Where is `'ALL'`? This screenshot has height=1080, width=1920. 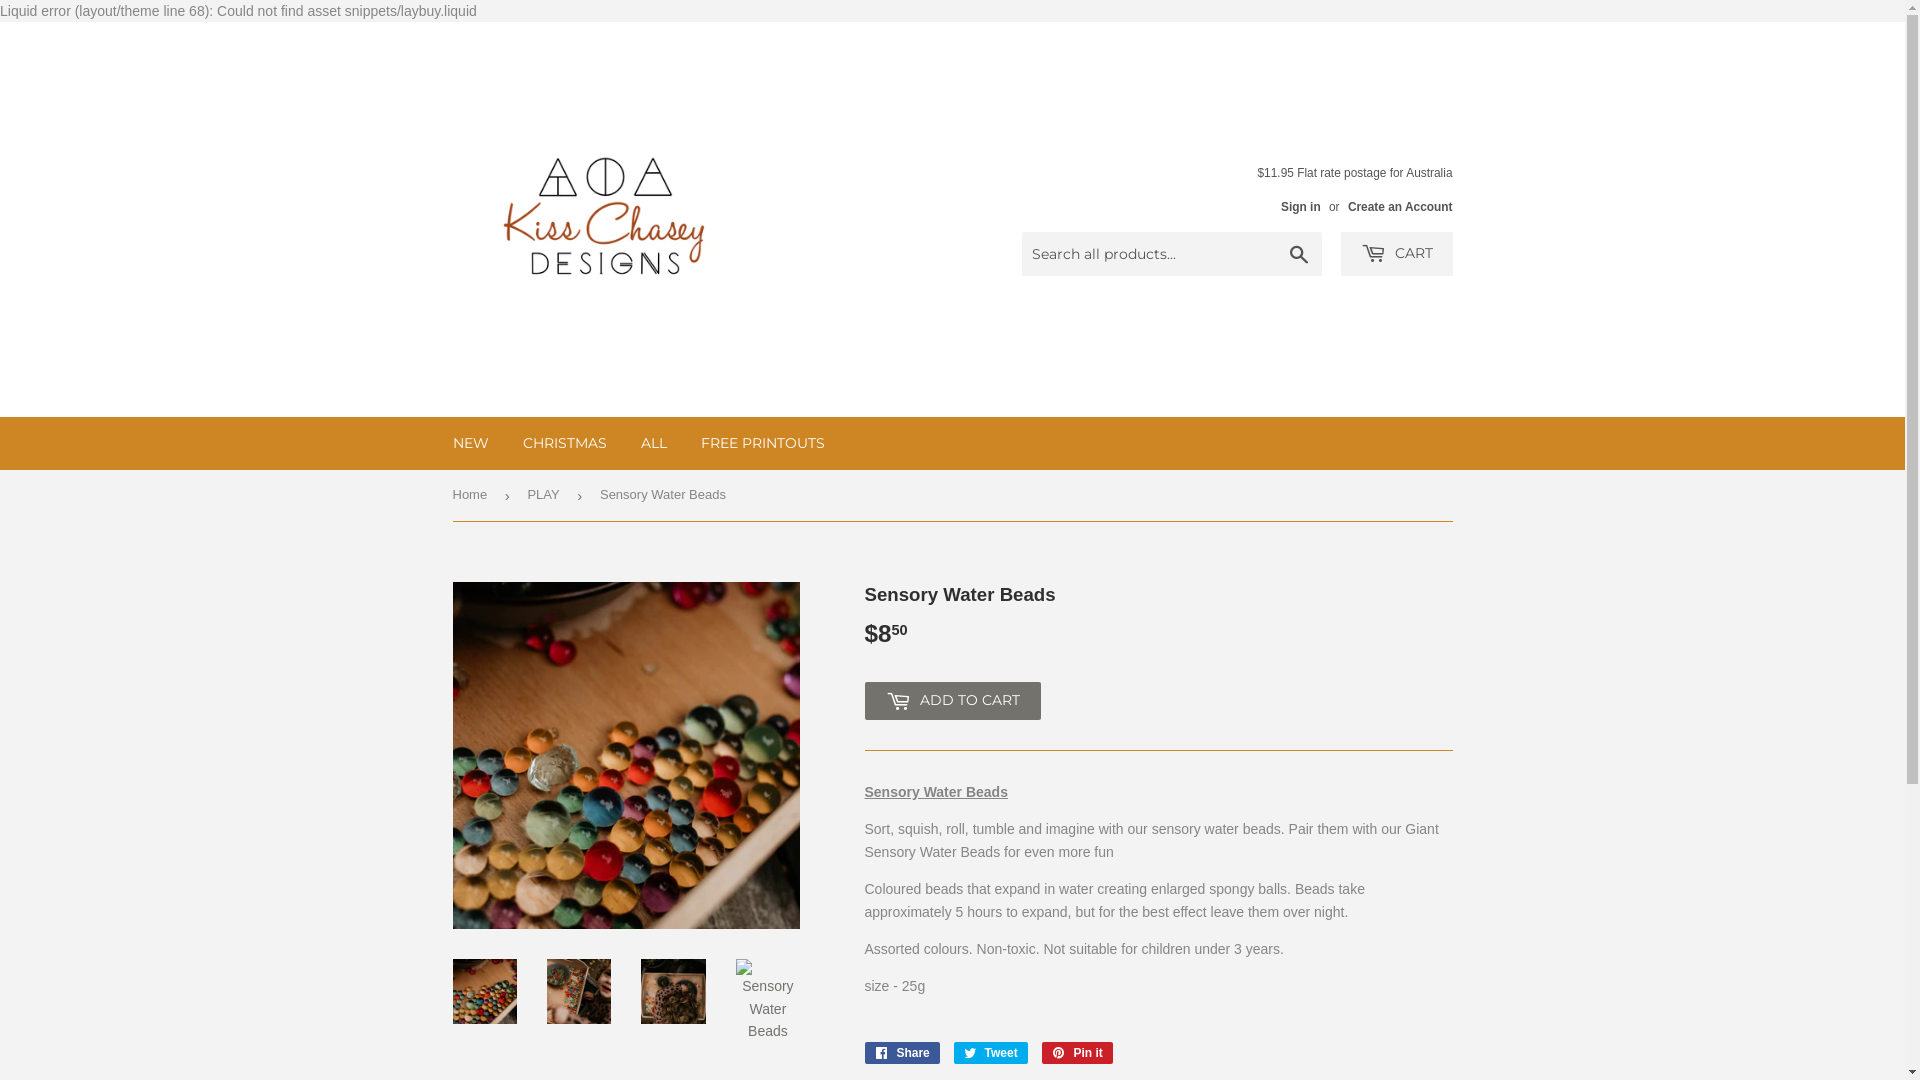
'ALL' is located at coordinates (624, 442).